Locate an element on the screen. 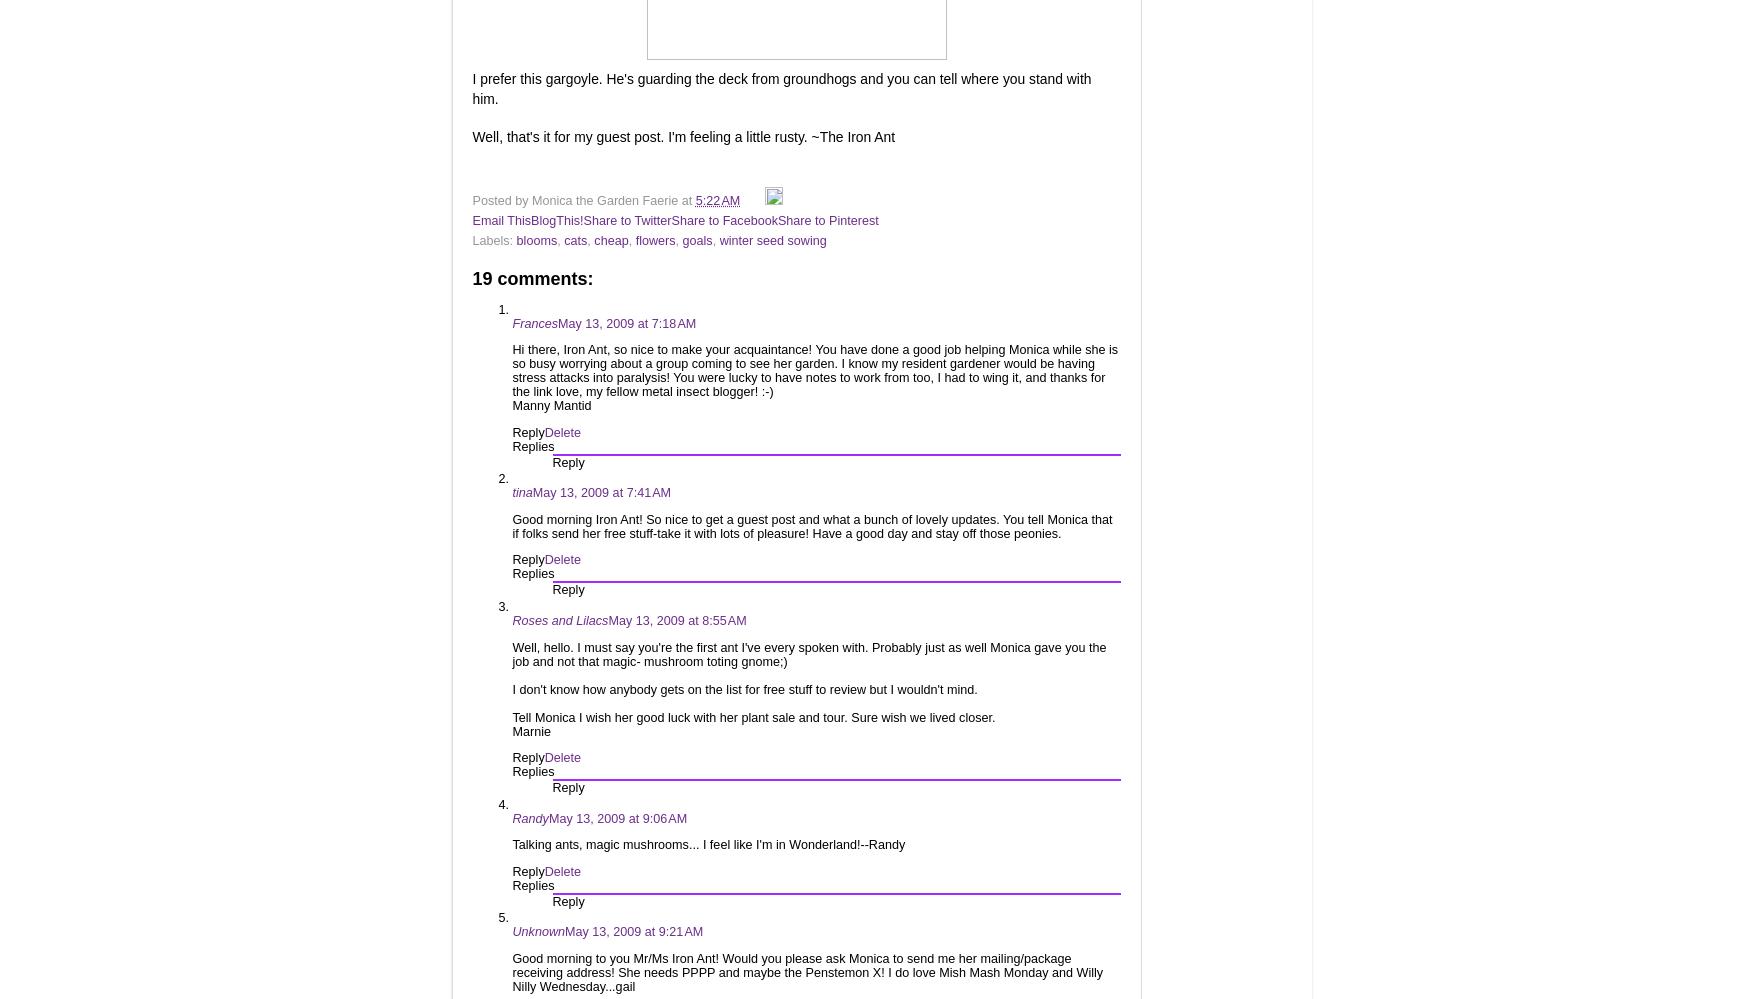 The width and height of the screenshot is (1763, 999). 'blooms' is located at coordinates (536, 239).